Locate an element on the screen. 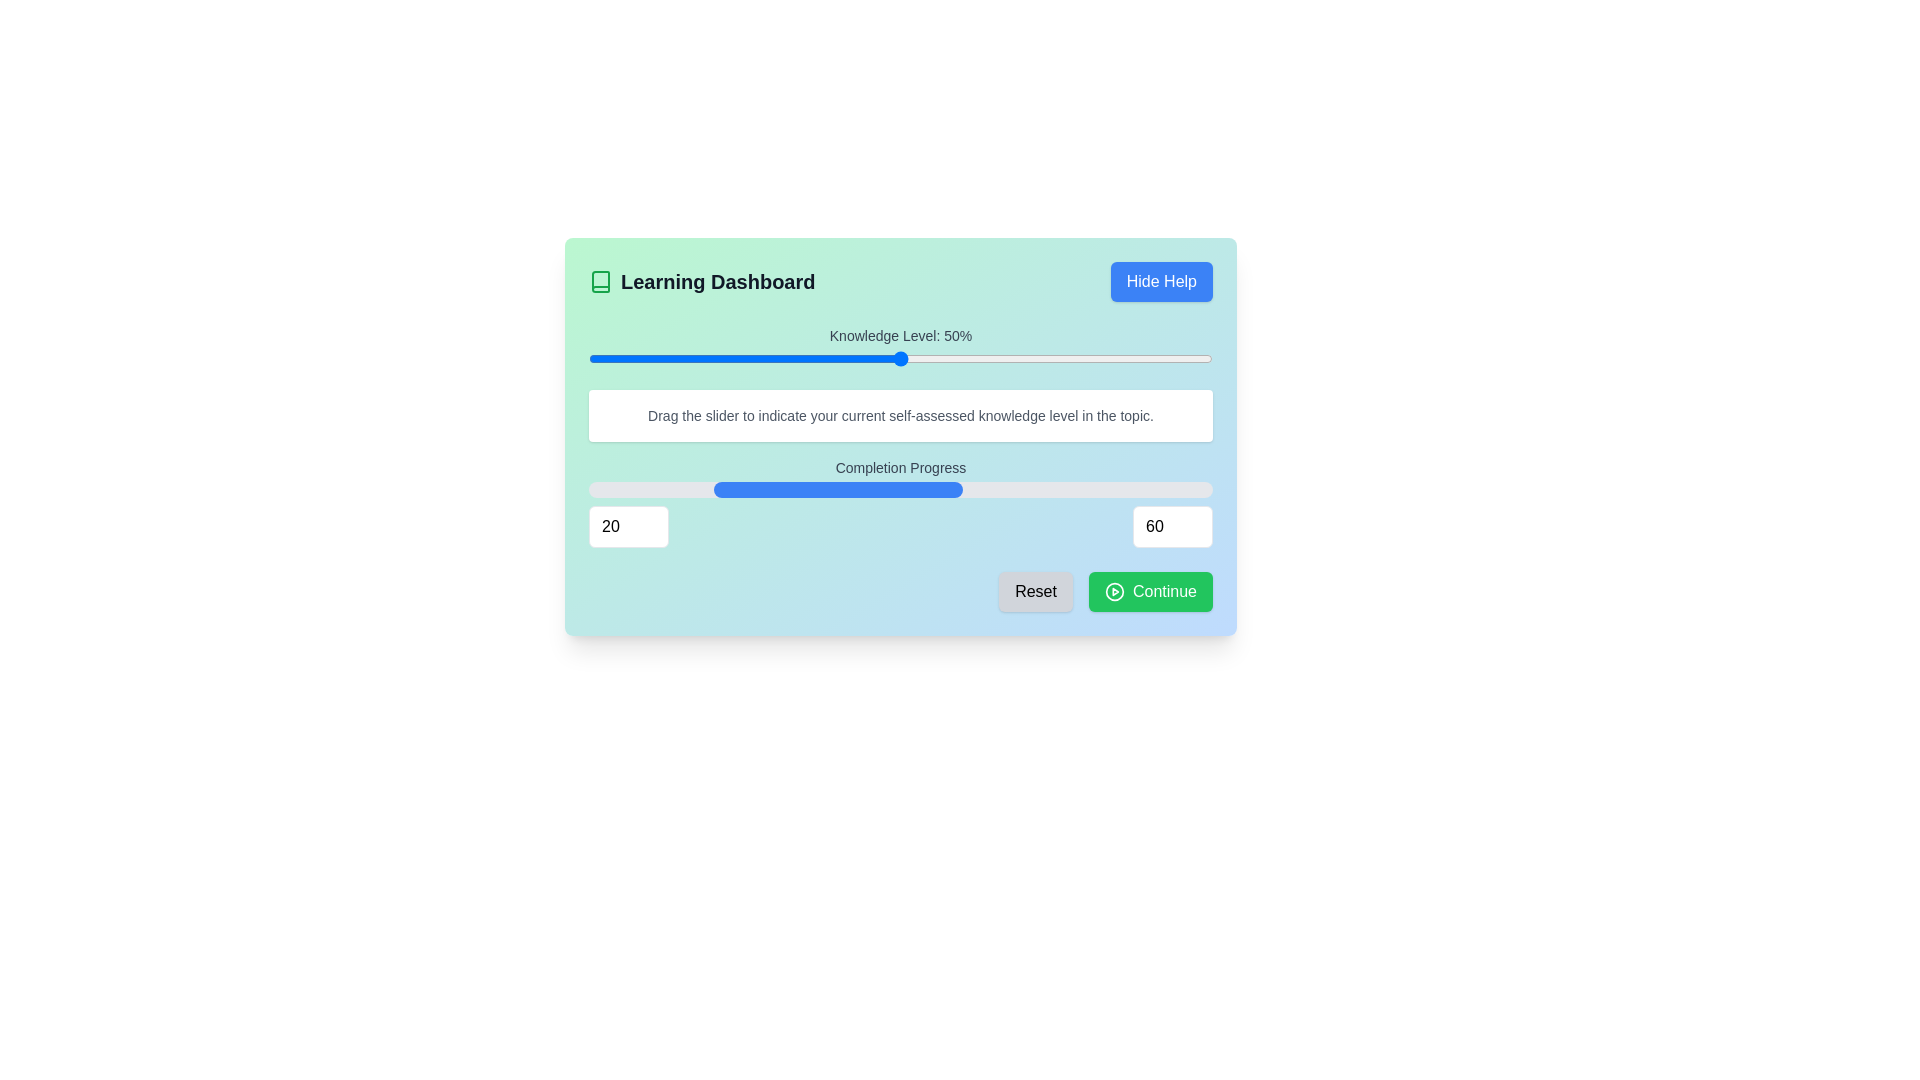 This screenshot has width=1920, height=1080. the circular play icon, which features a white triangular play symbol on a green background, located on the bottom-right corner of the dialog, next to the 'Continue' label is located at coordinates (1113, 590).